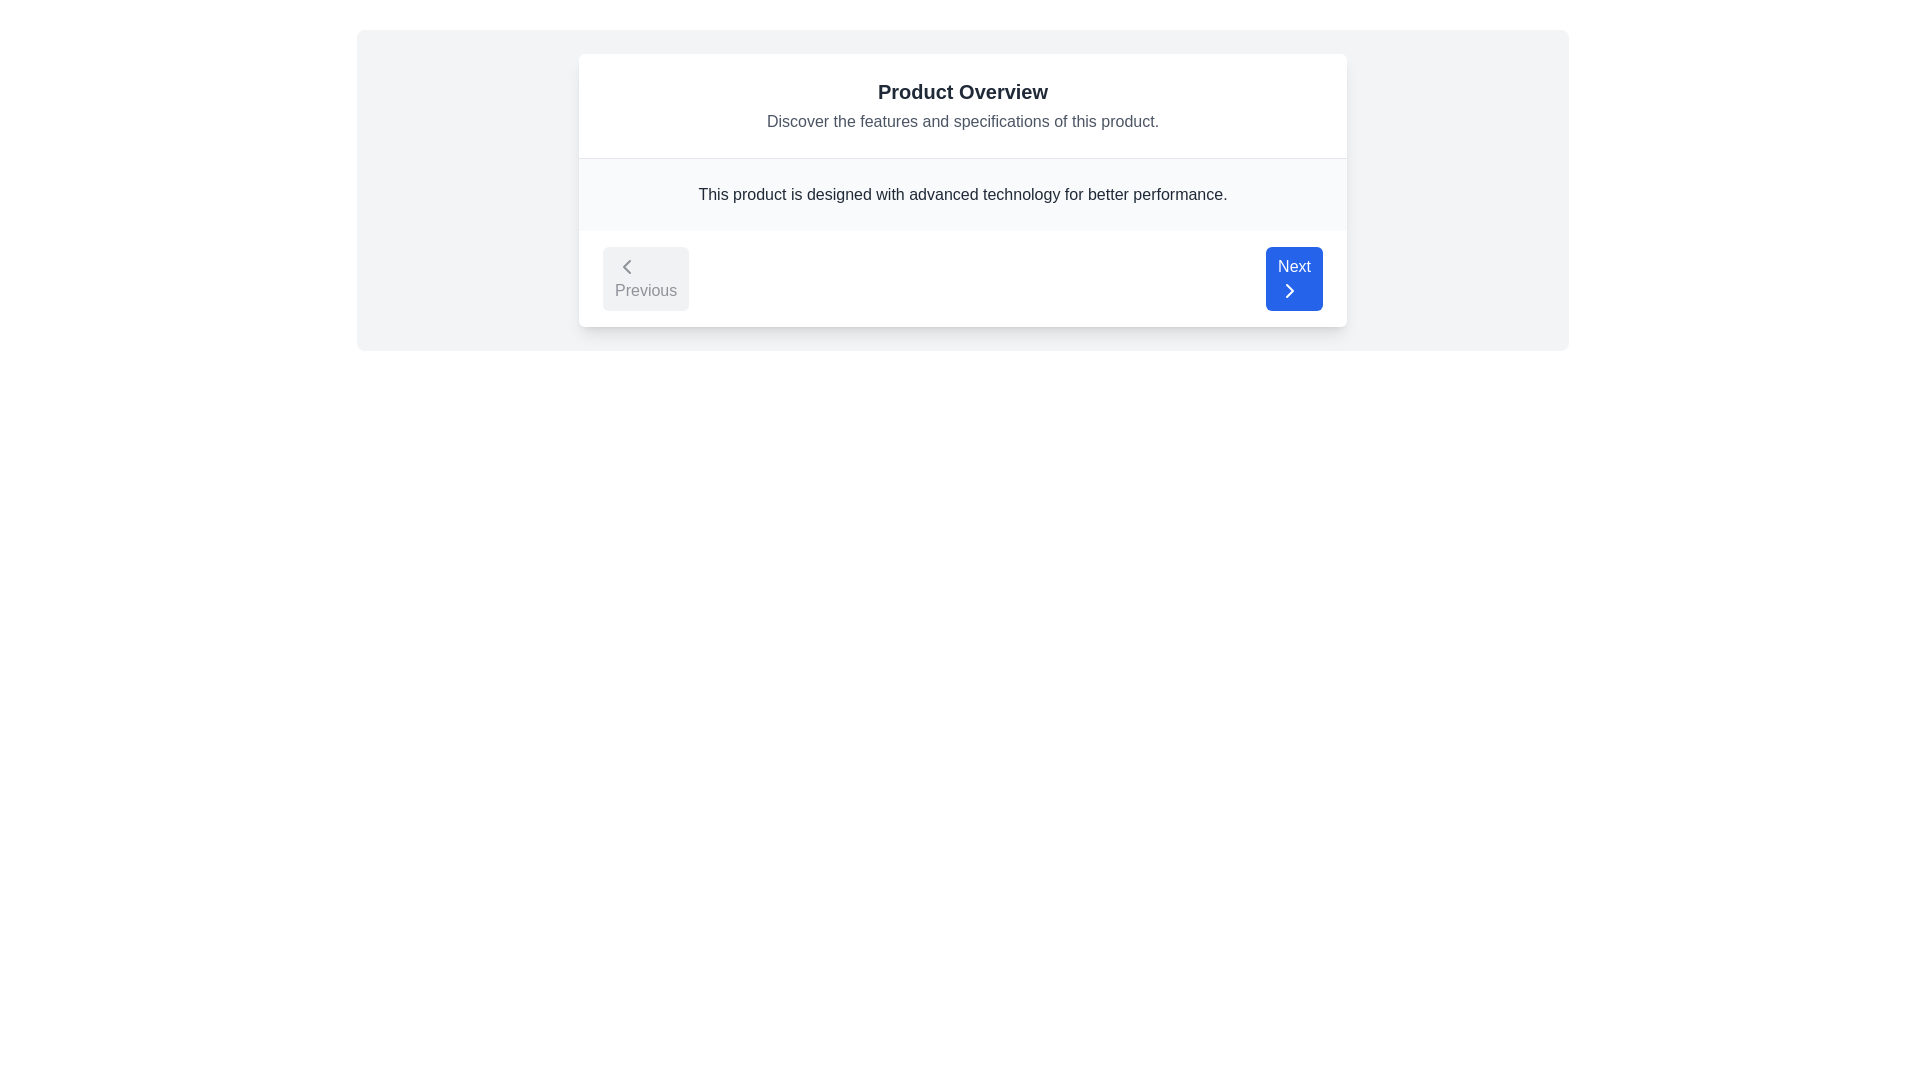 Image resolution: width=1920 pixels, height=1080 pixels. I want to click on the 'back' icon located within the 'Previous' button at the bottom left of the content card, so click(626, 265).